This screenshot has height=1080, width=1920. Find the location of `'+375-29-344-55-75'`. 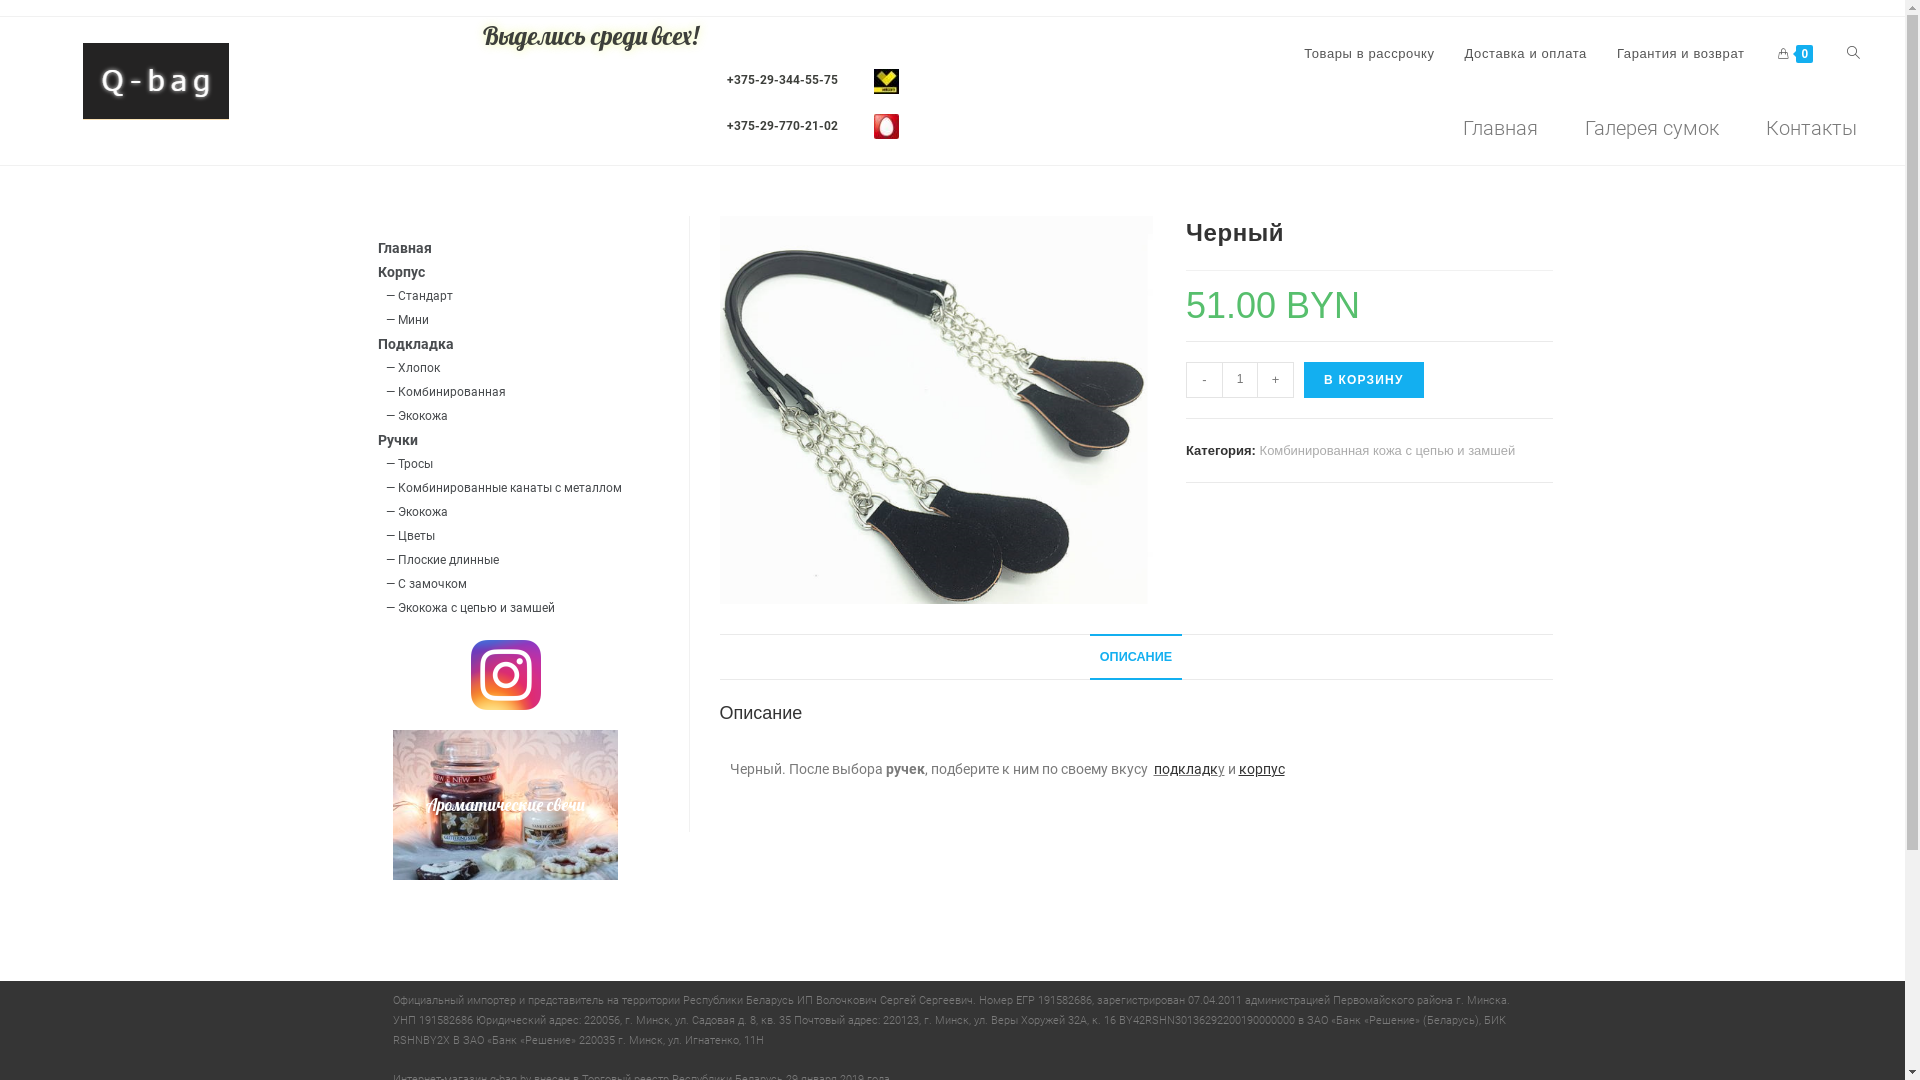

'+375-29-344-55-75' is located at coordinates (781, 79).